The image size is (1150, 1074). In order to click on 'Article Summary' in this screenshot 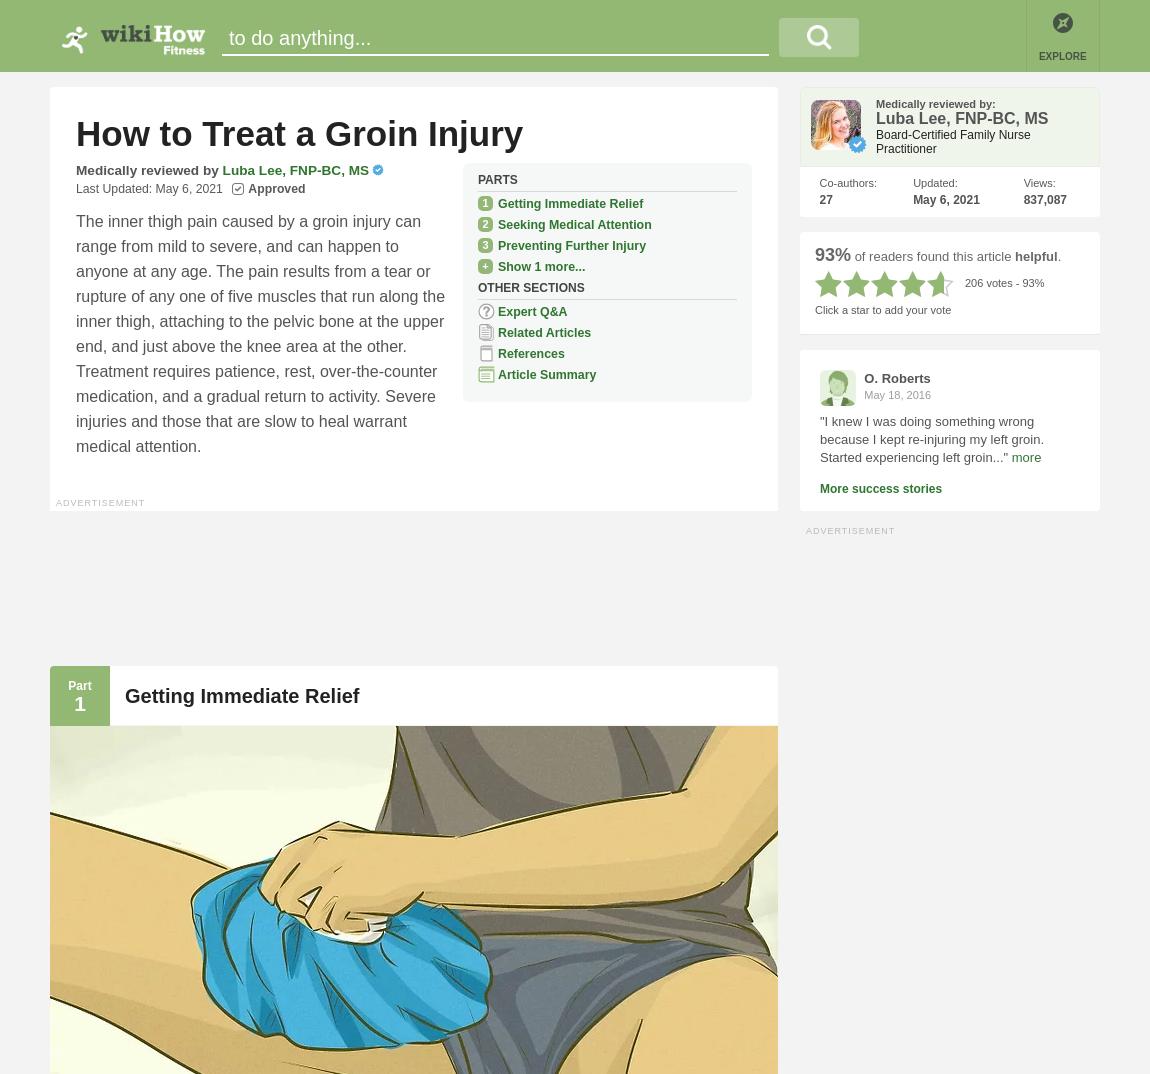, I will do `click(547, 372)`.